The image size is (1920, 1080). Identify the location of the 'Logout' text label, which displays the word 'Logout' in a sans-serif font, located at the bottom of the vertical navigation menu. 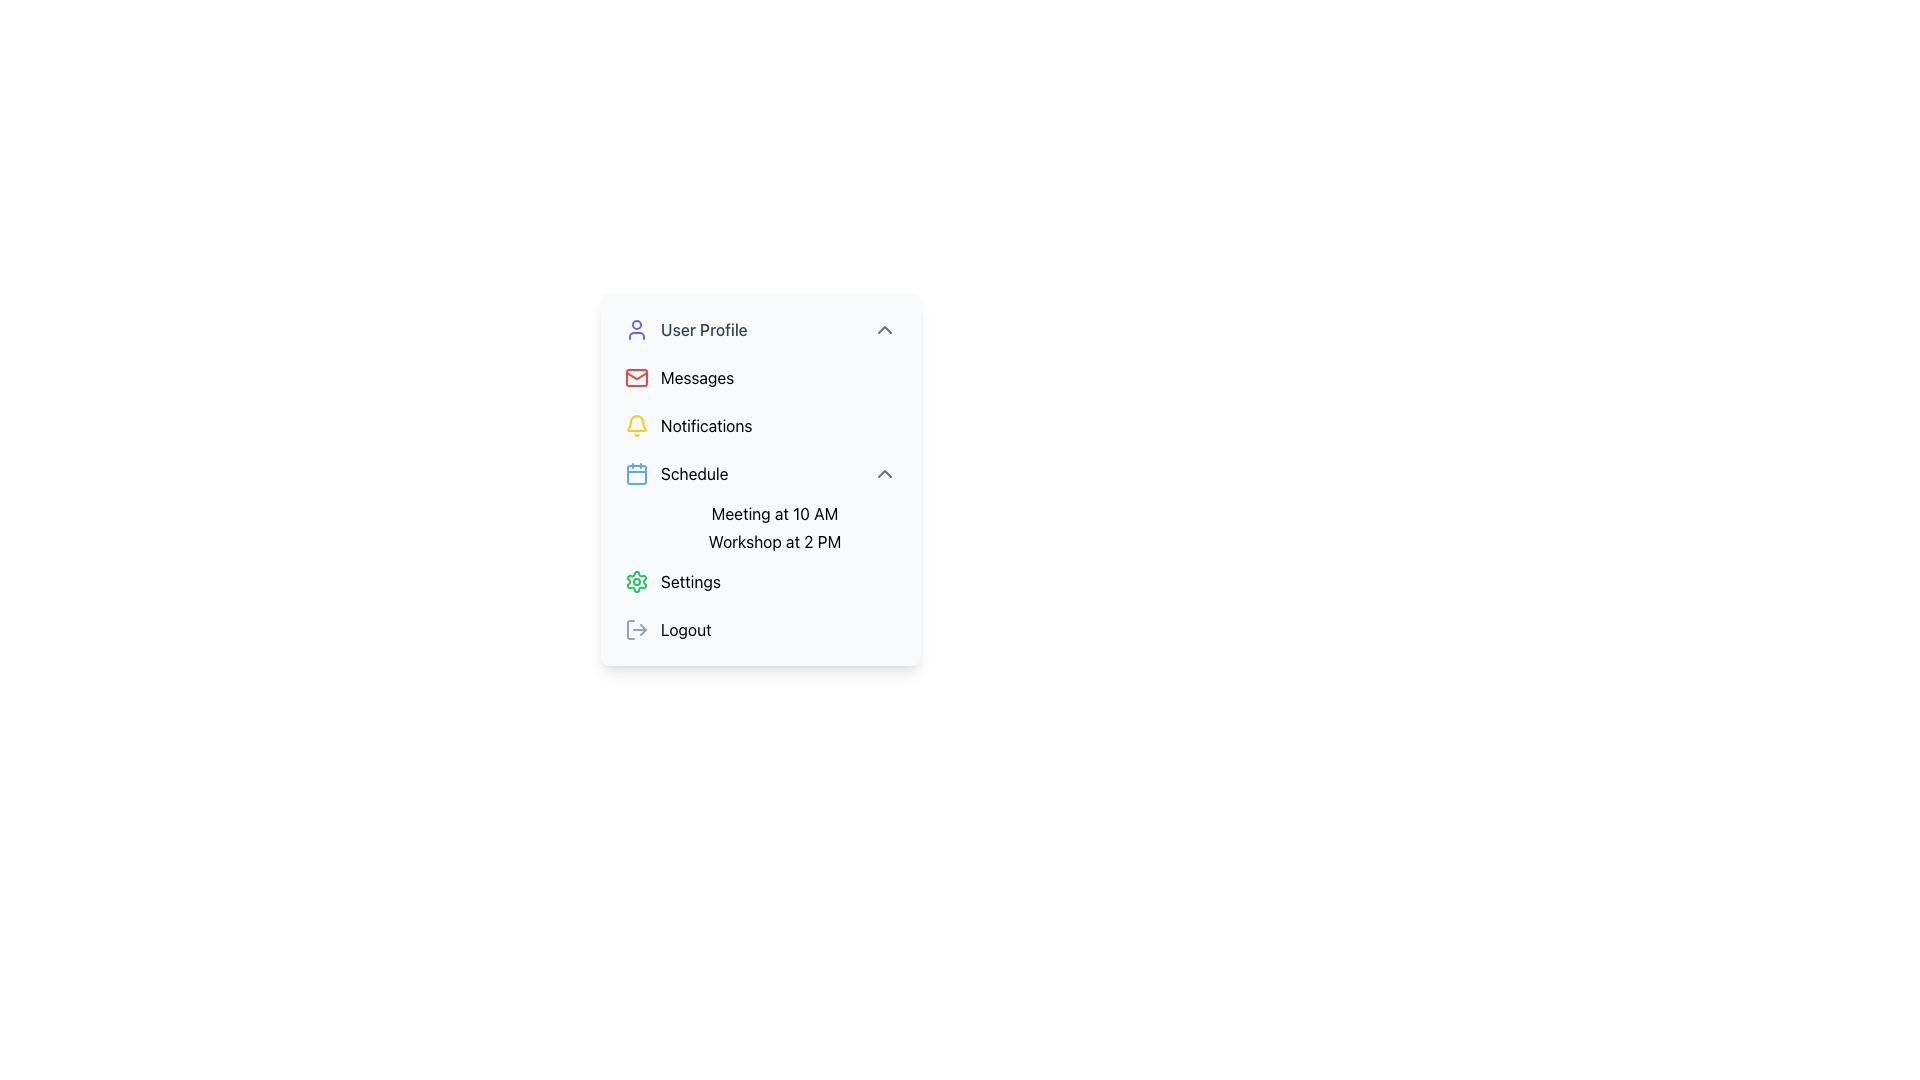
(686, 628).